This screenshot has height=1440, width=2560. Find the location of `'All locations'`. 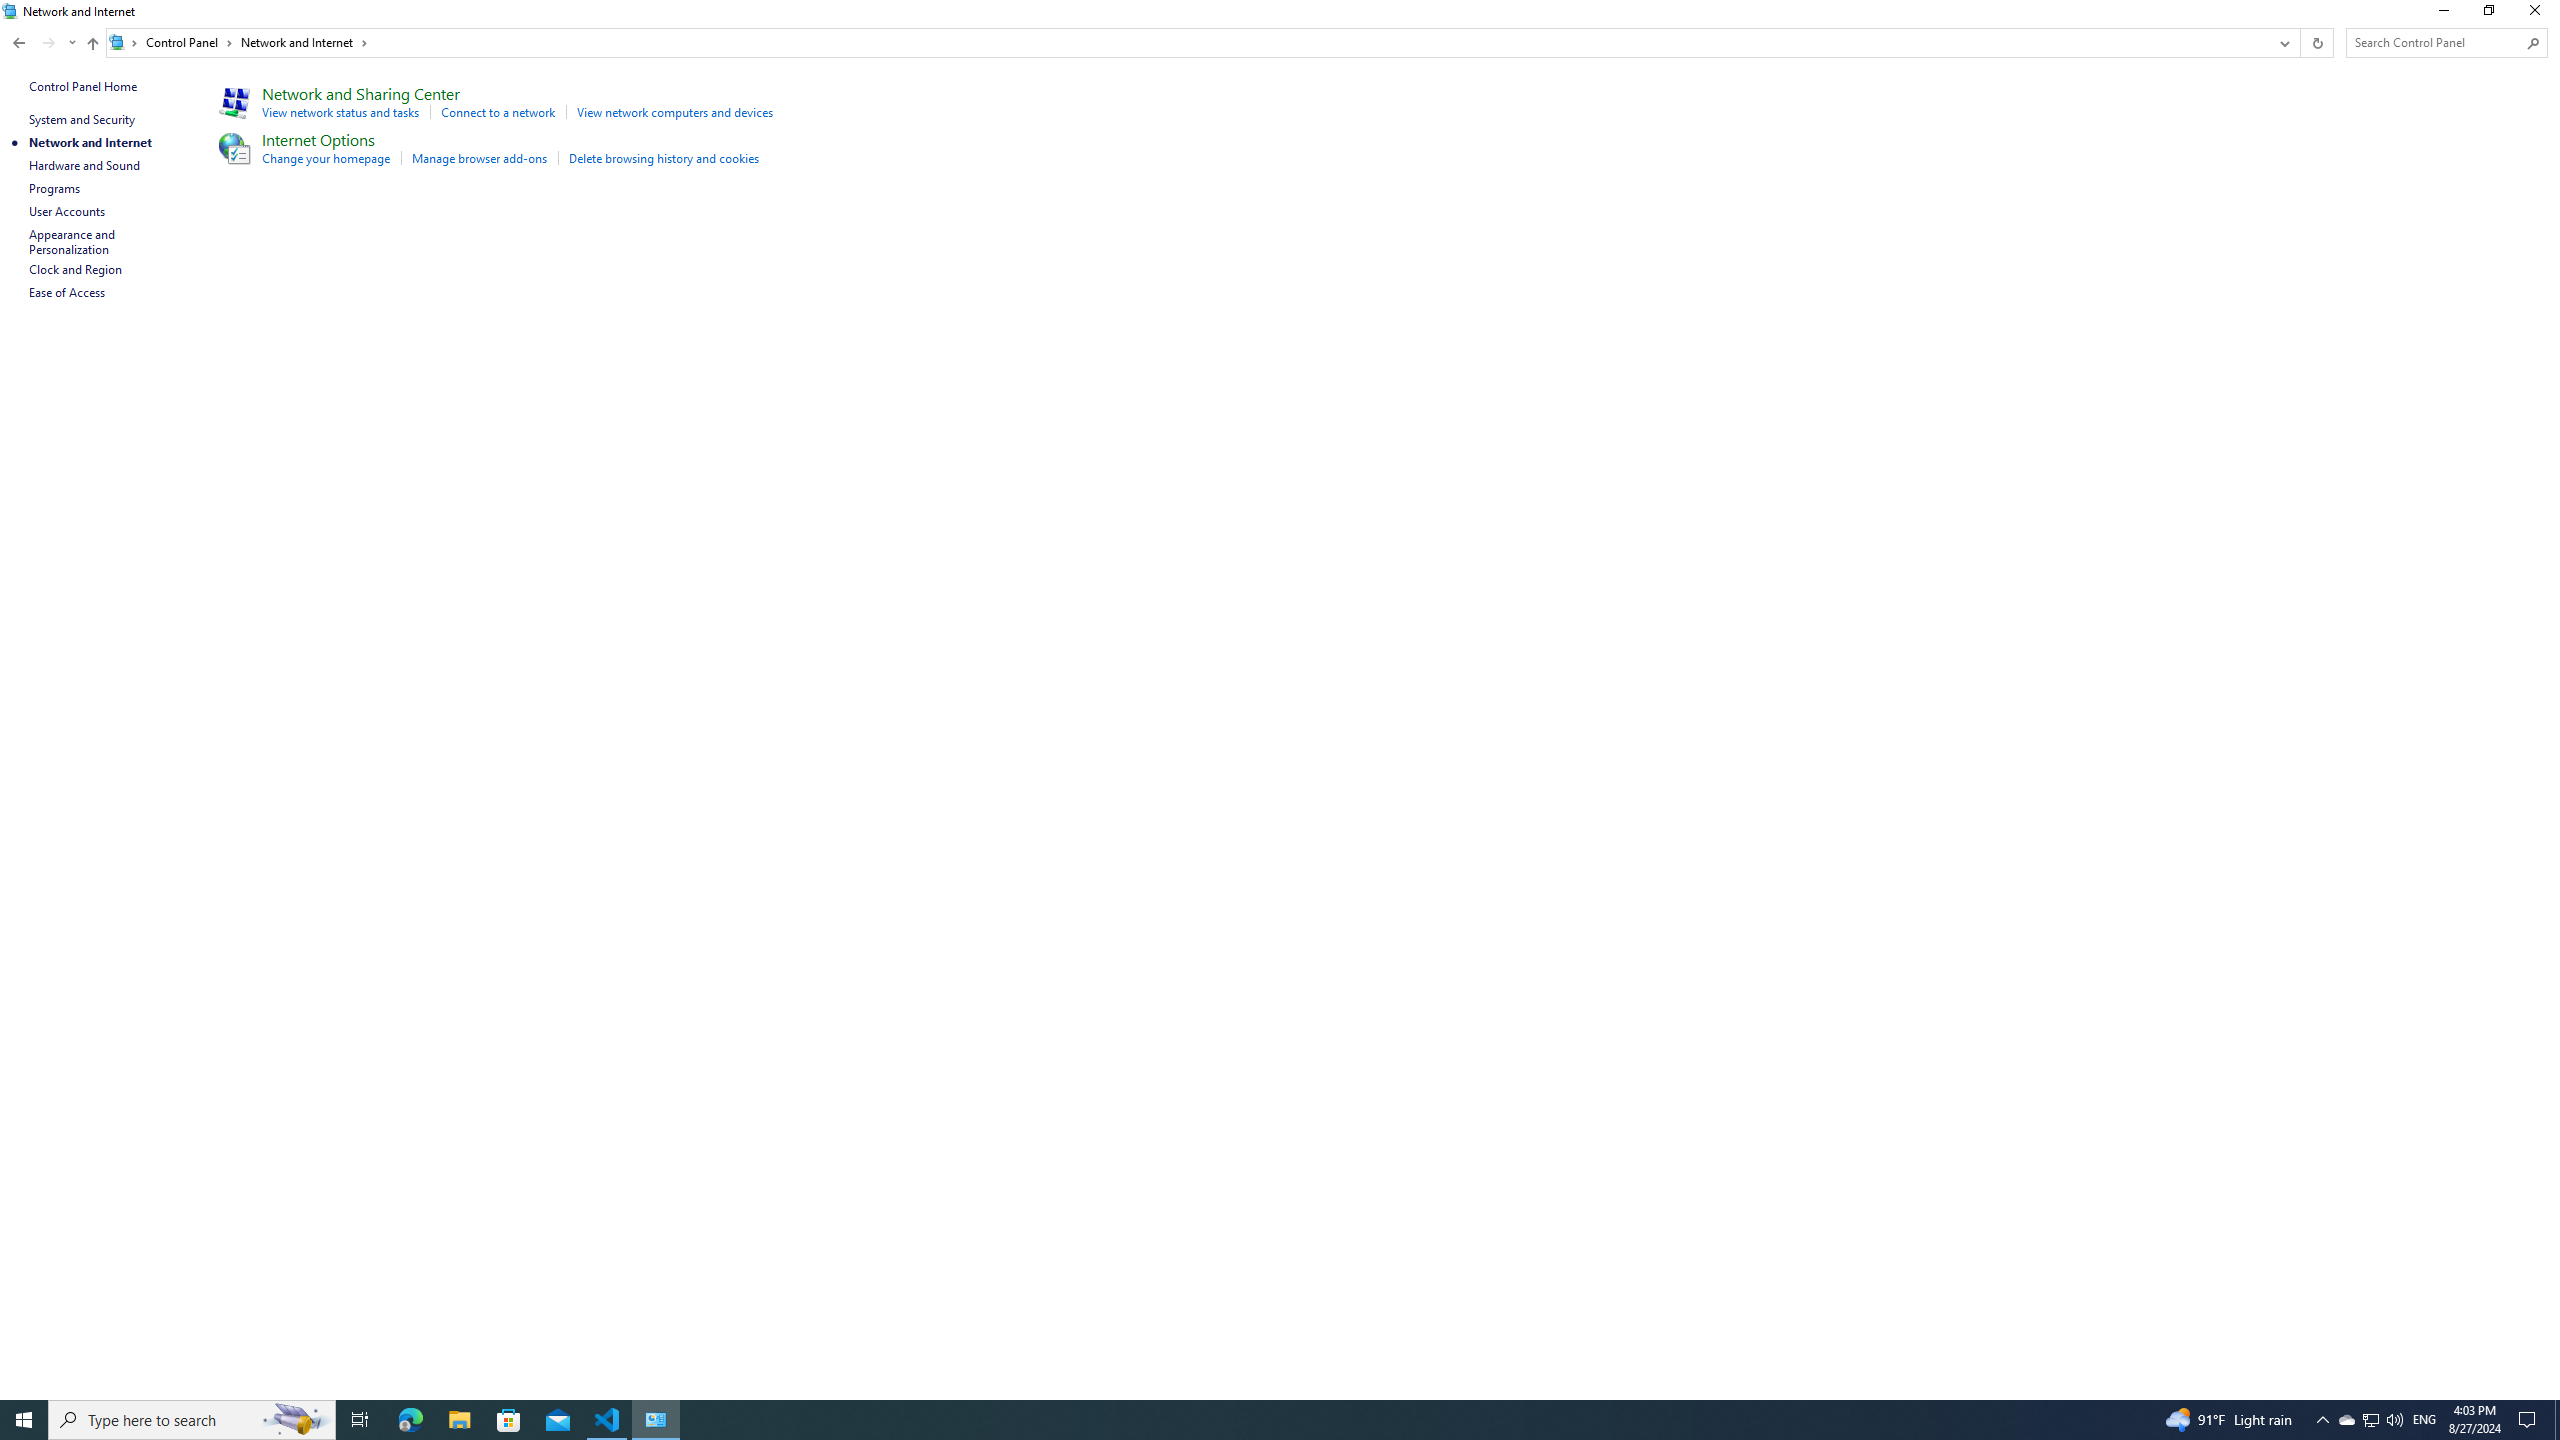

'All locations' is located at coordinates (123, 42).